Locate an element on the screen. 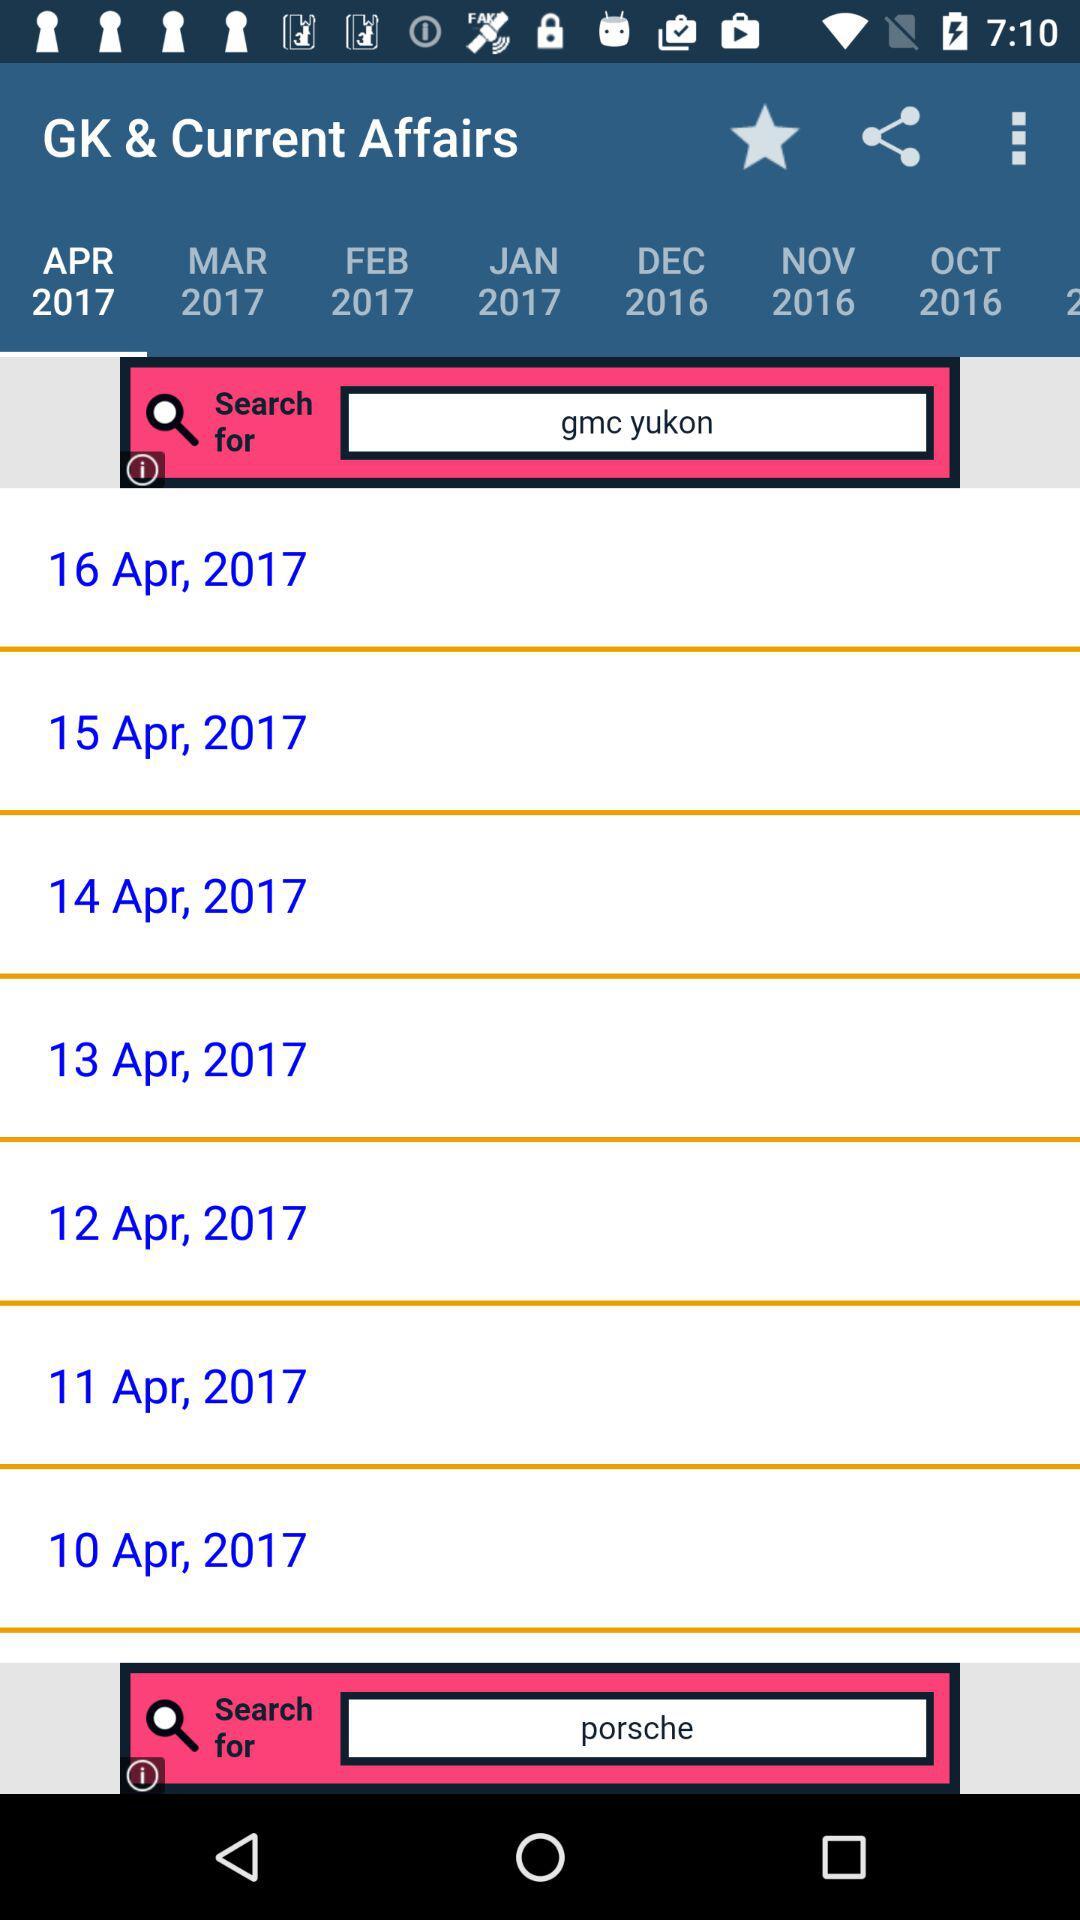 This screenshot has width=1080, height=1920. icon to the left of the  oct is located at coordinates (813, 279).